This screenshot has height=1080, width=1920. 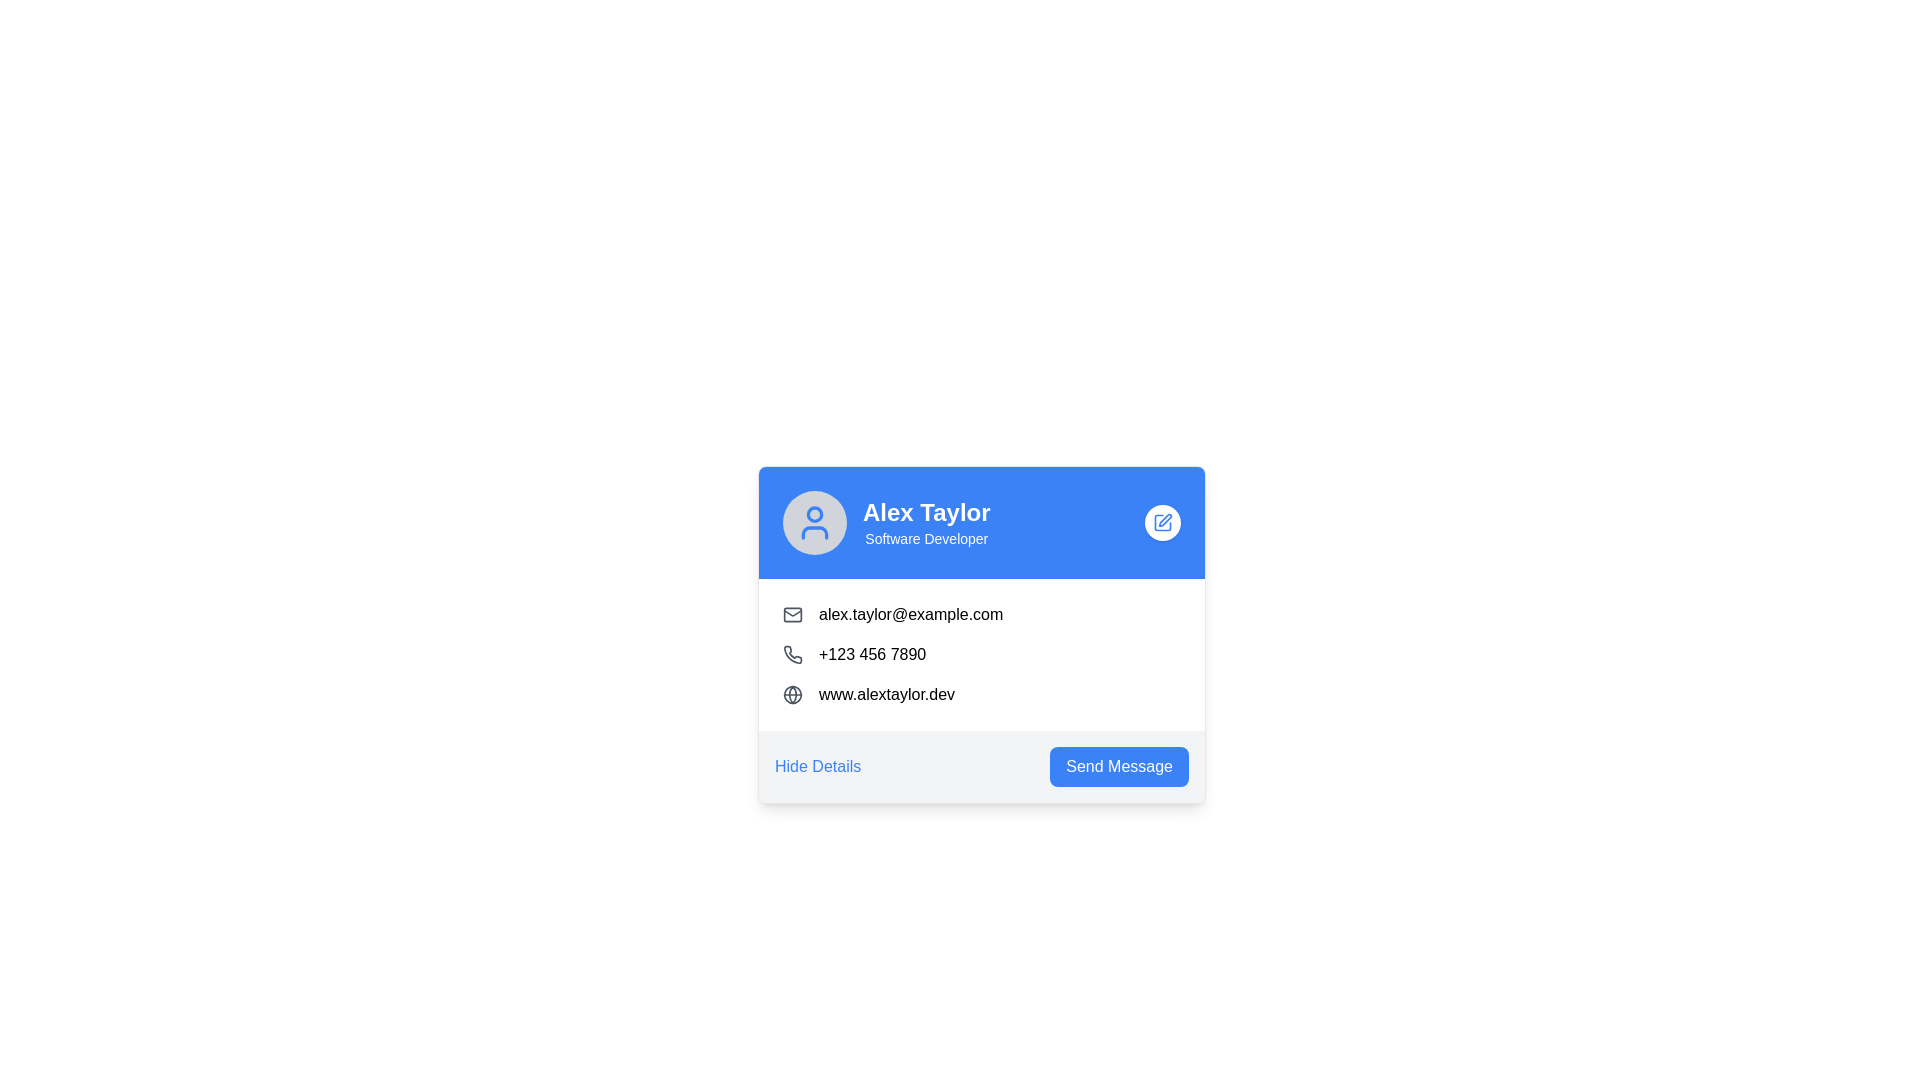 I want to click on the Text block that identifies the individual's name and role, located in the upper central portion of the card, next to the circular user avatar icon, so click(x=925, y=522).